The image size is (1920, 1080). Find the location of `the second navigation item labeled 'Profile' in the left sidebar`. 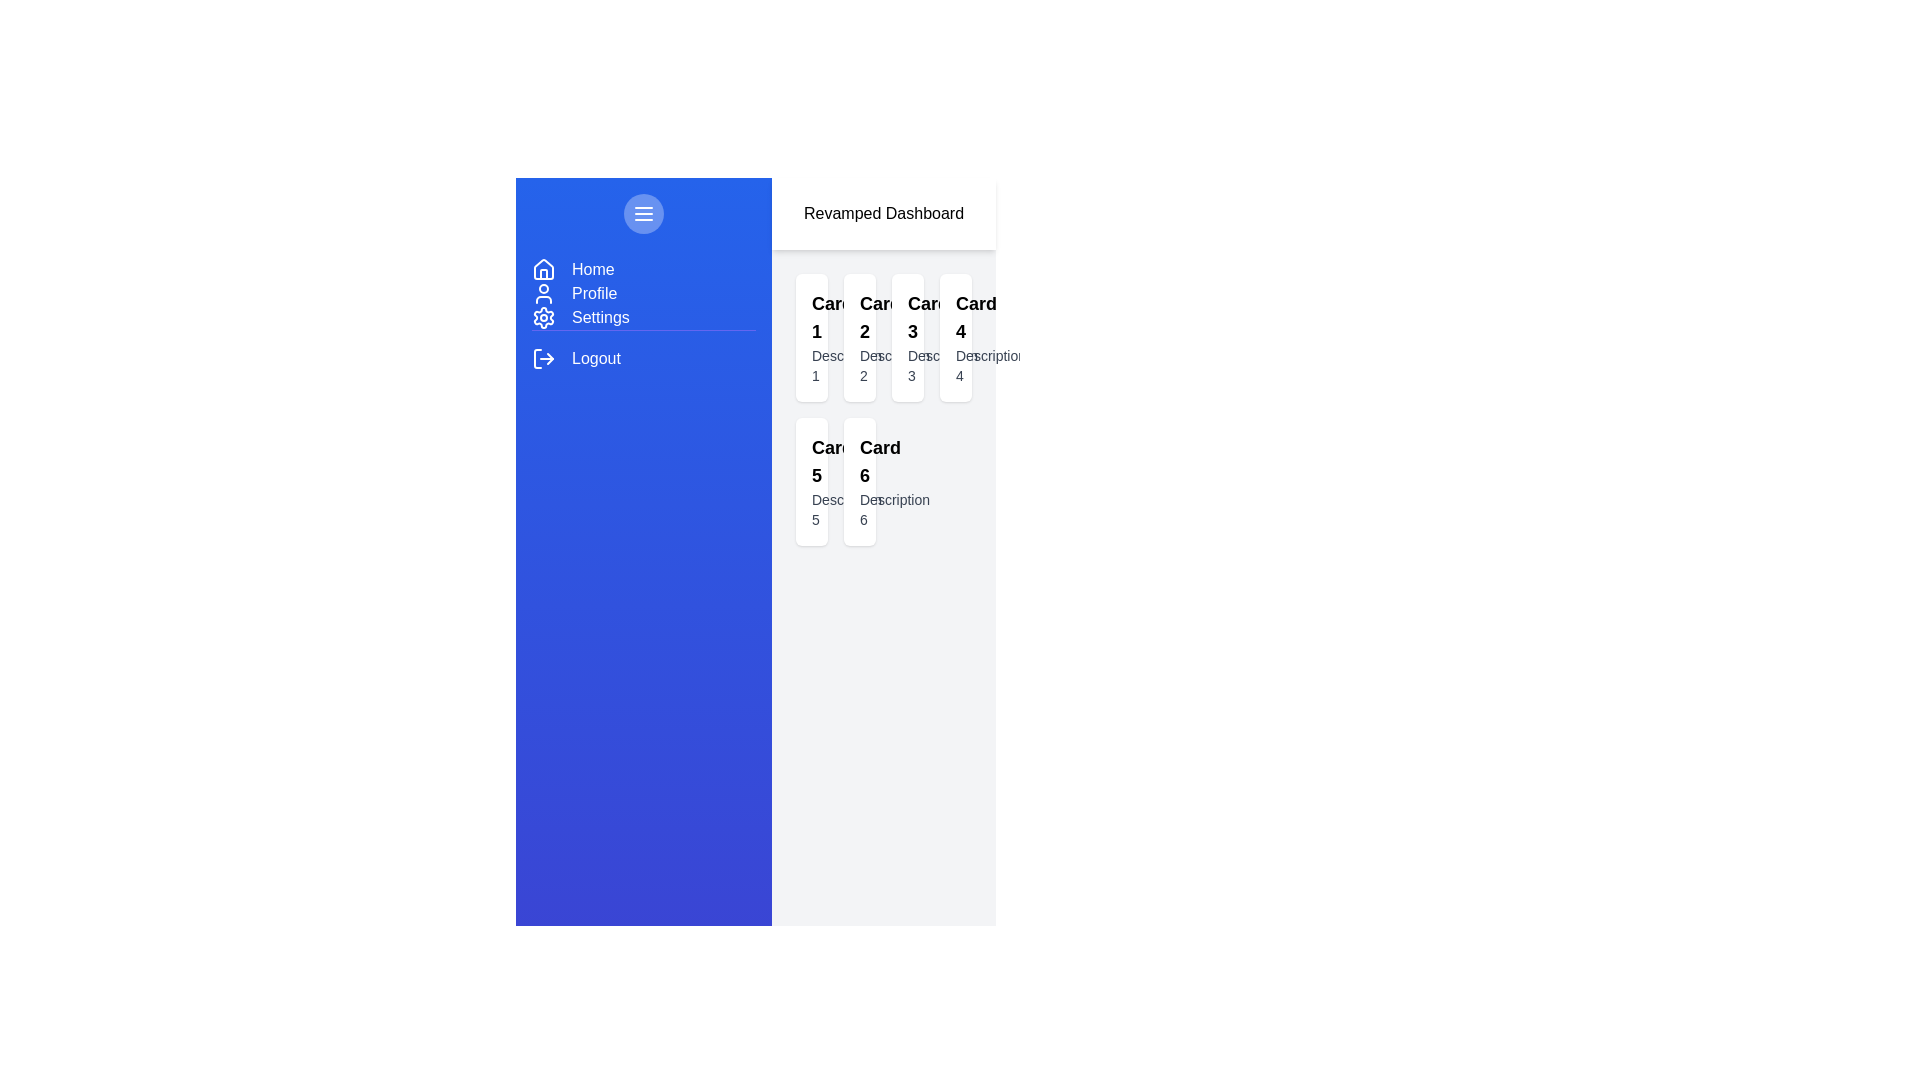

the second navigation item labeled 'Profile' in the left sidebar is located at coordinates (593, 293).